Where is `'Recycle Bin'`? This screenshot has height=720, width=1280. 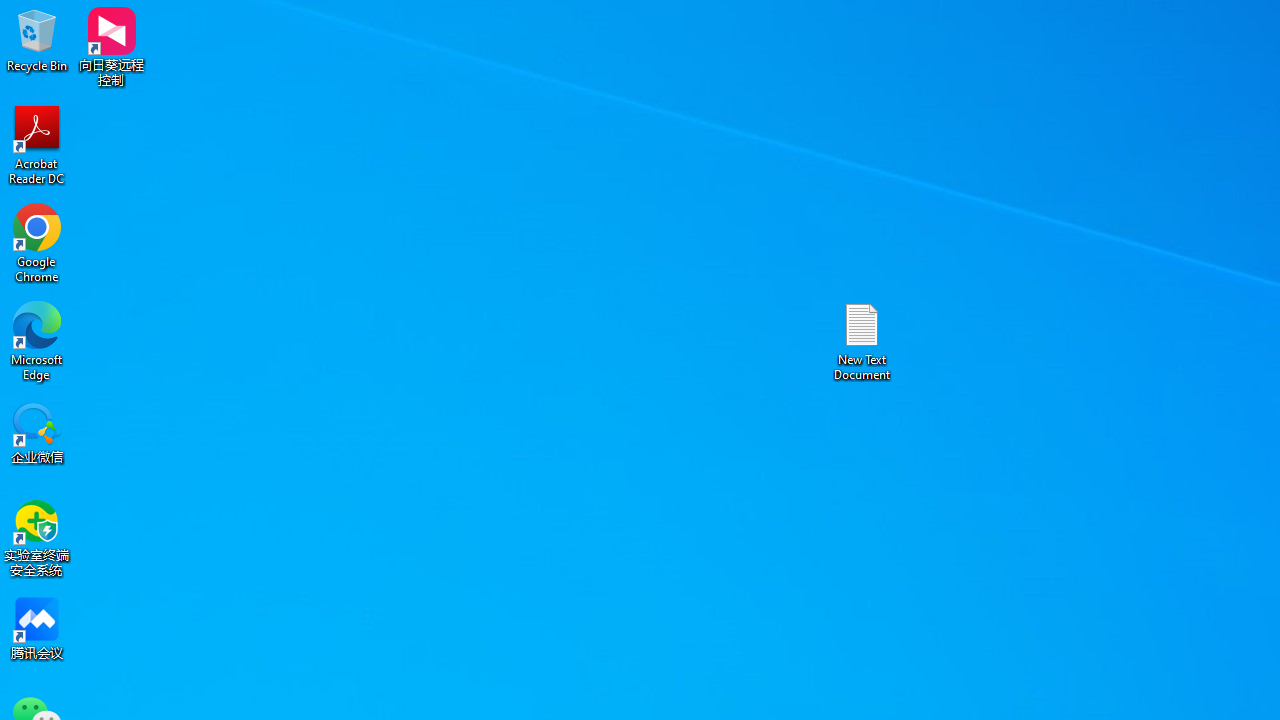
'Recycle Bin' is located at coordinates (37, 39).